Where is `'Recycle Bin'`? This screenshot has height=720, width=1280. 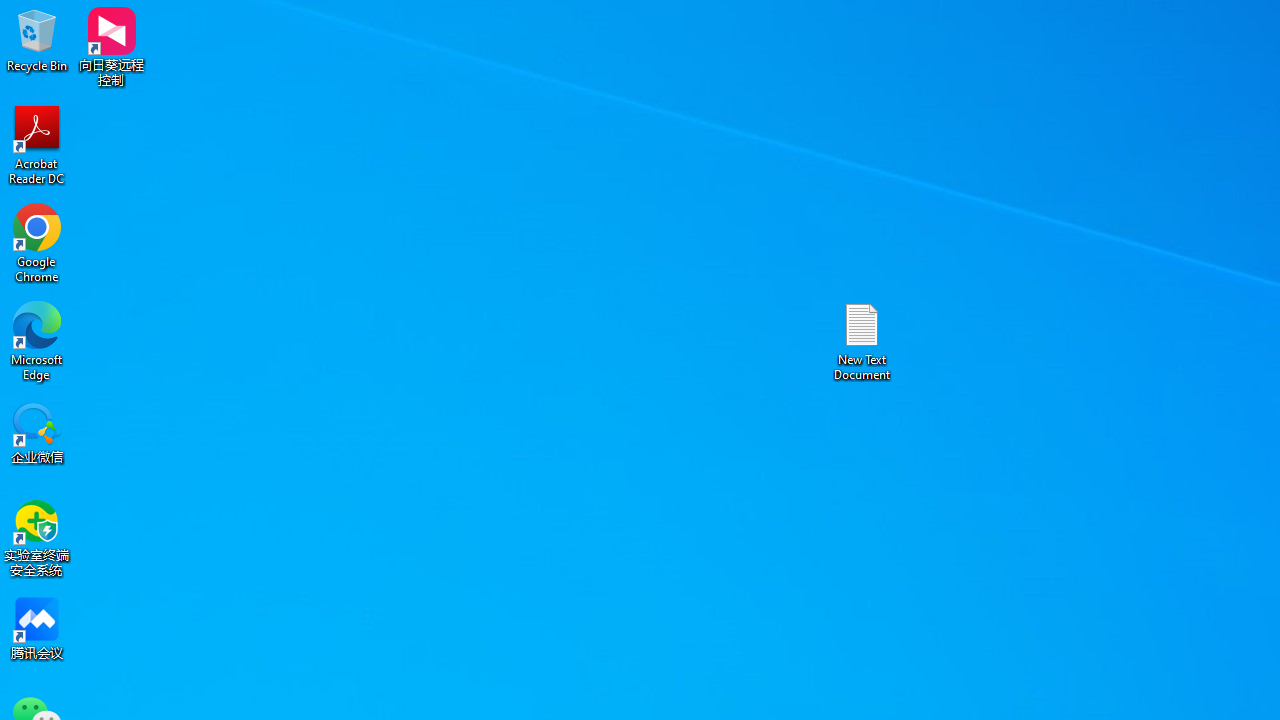
'Recycle Bin' is located at coordinates (37, 39).